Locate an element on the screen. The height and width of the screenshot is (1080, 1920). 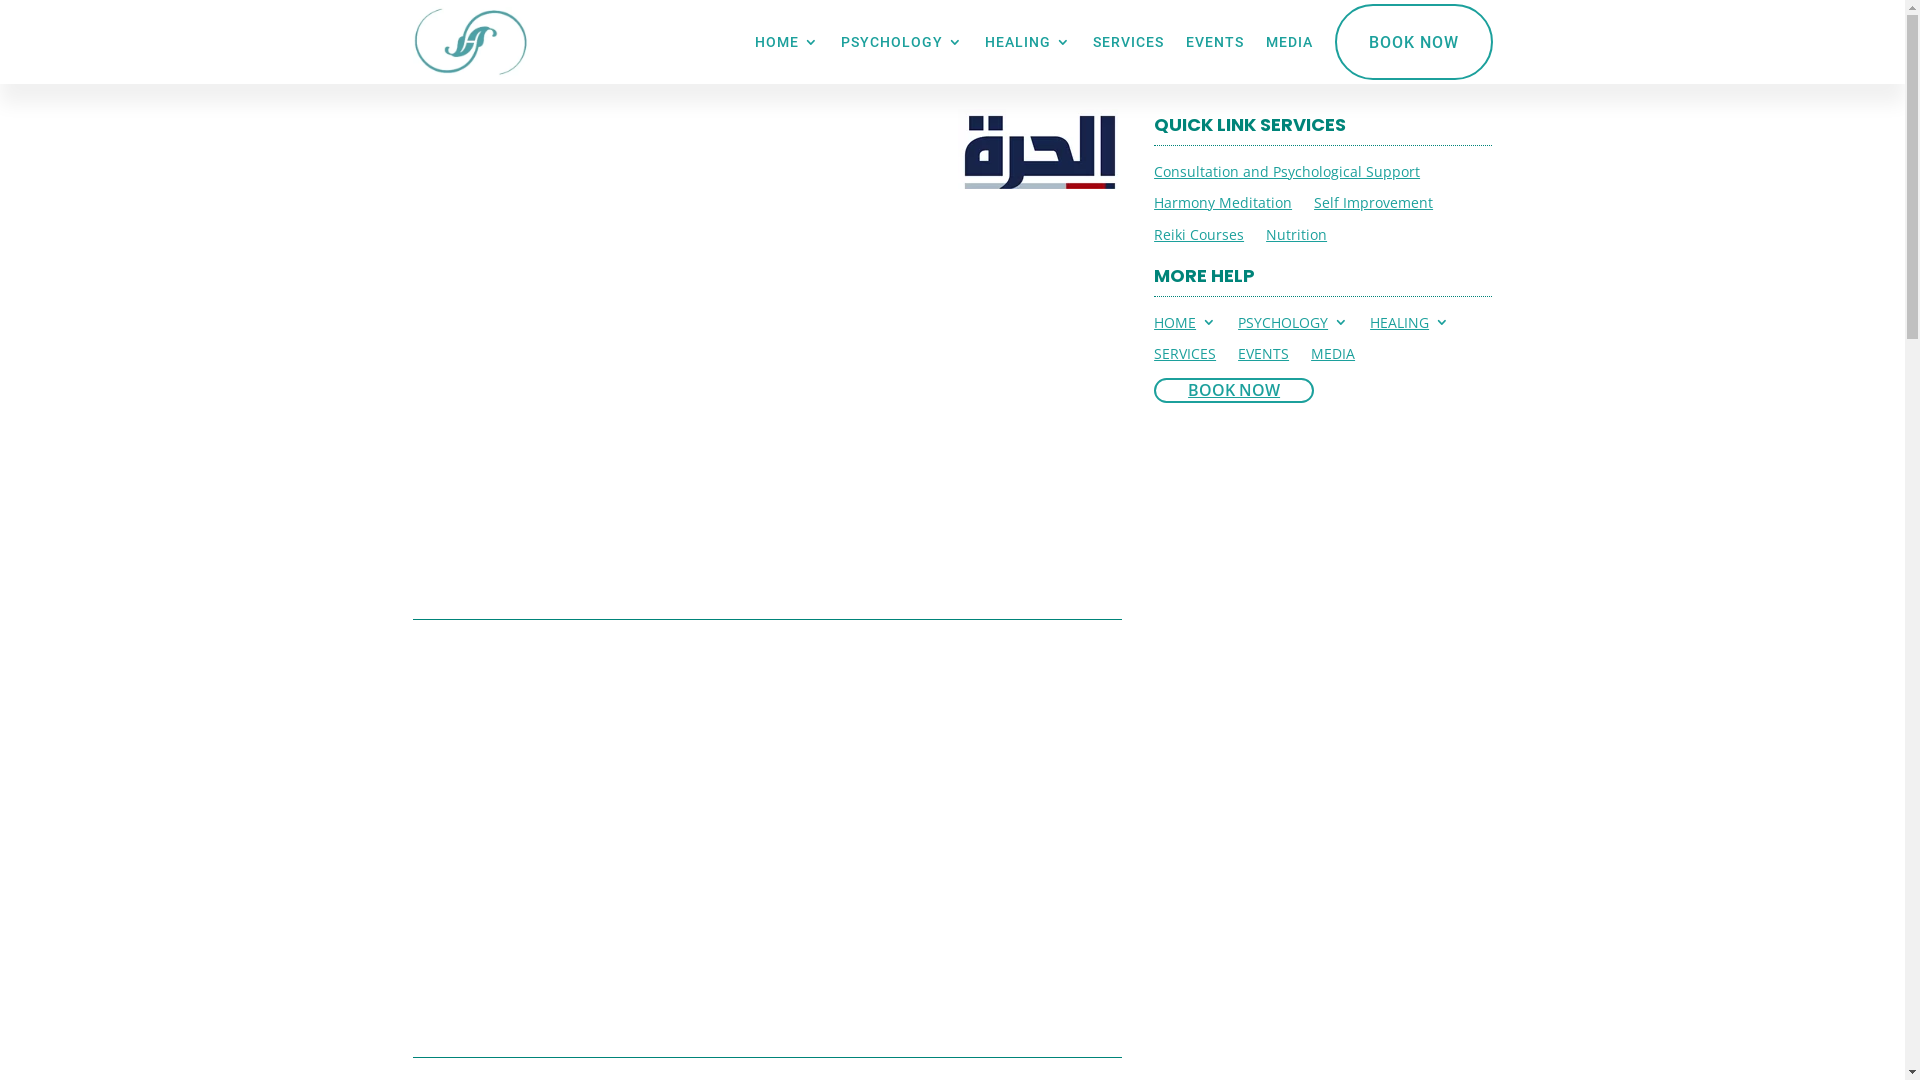
'MEDIA' is located at coordinates (1265, 42).